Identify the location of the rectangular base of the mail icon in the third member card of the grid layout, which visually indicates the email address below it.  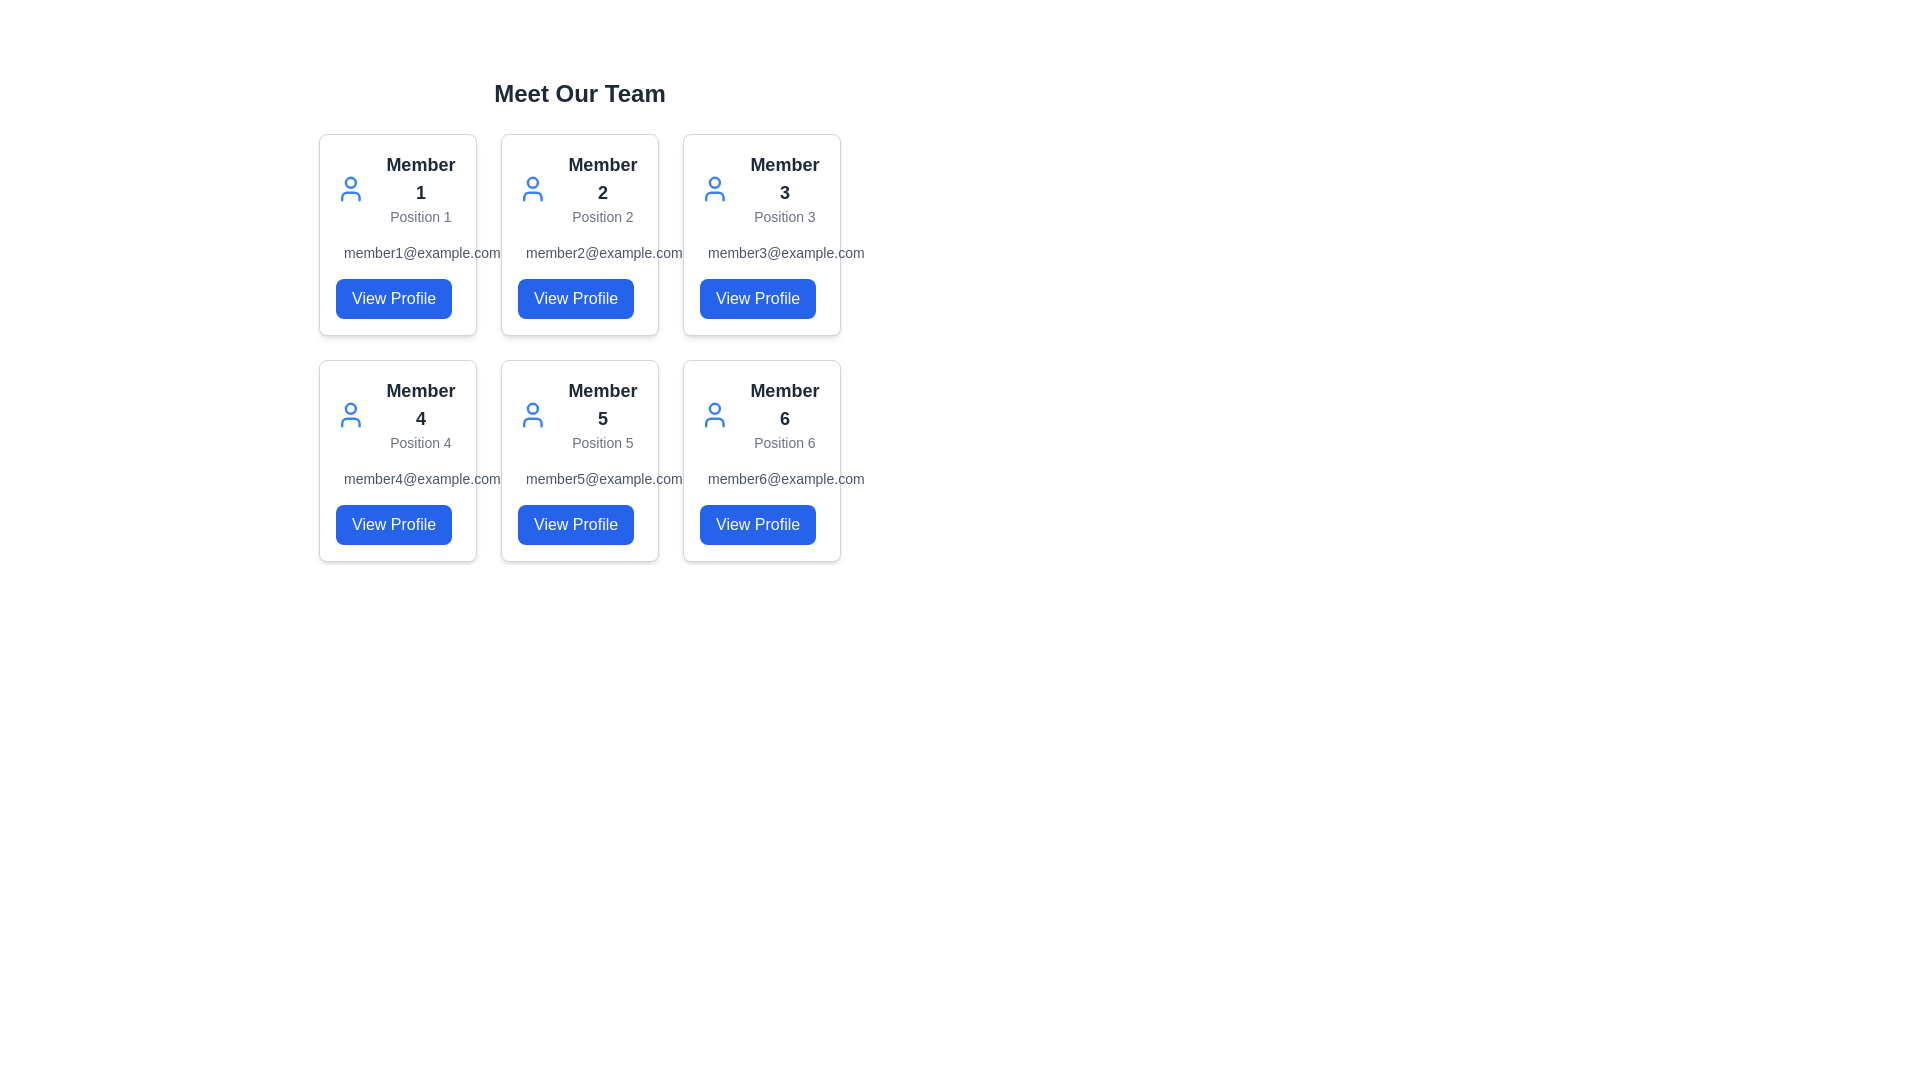
(711, 256).